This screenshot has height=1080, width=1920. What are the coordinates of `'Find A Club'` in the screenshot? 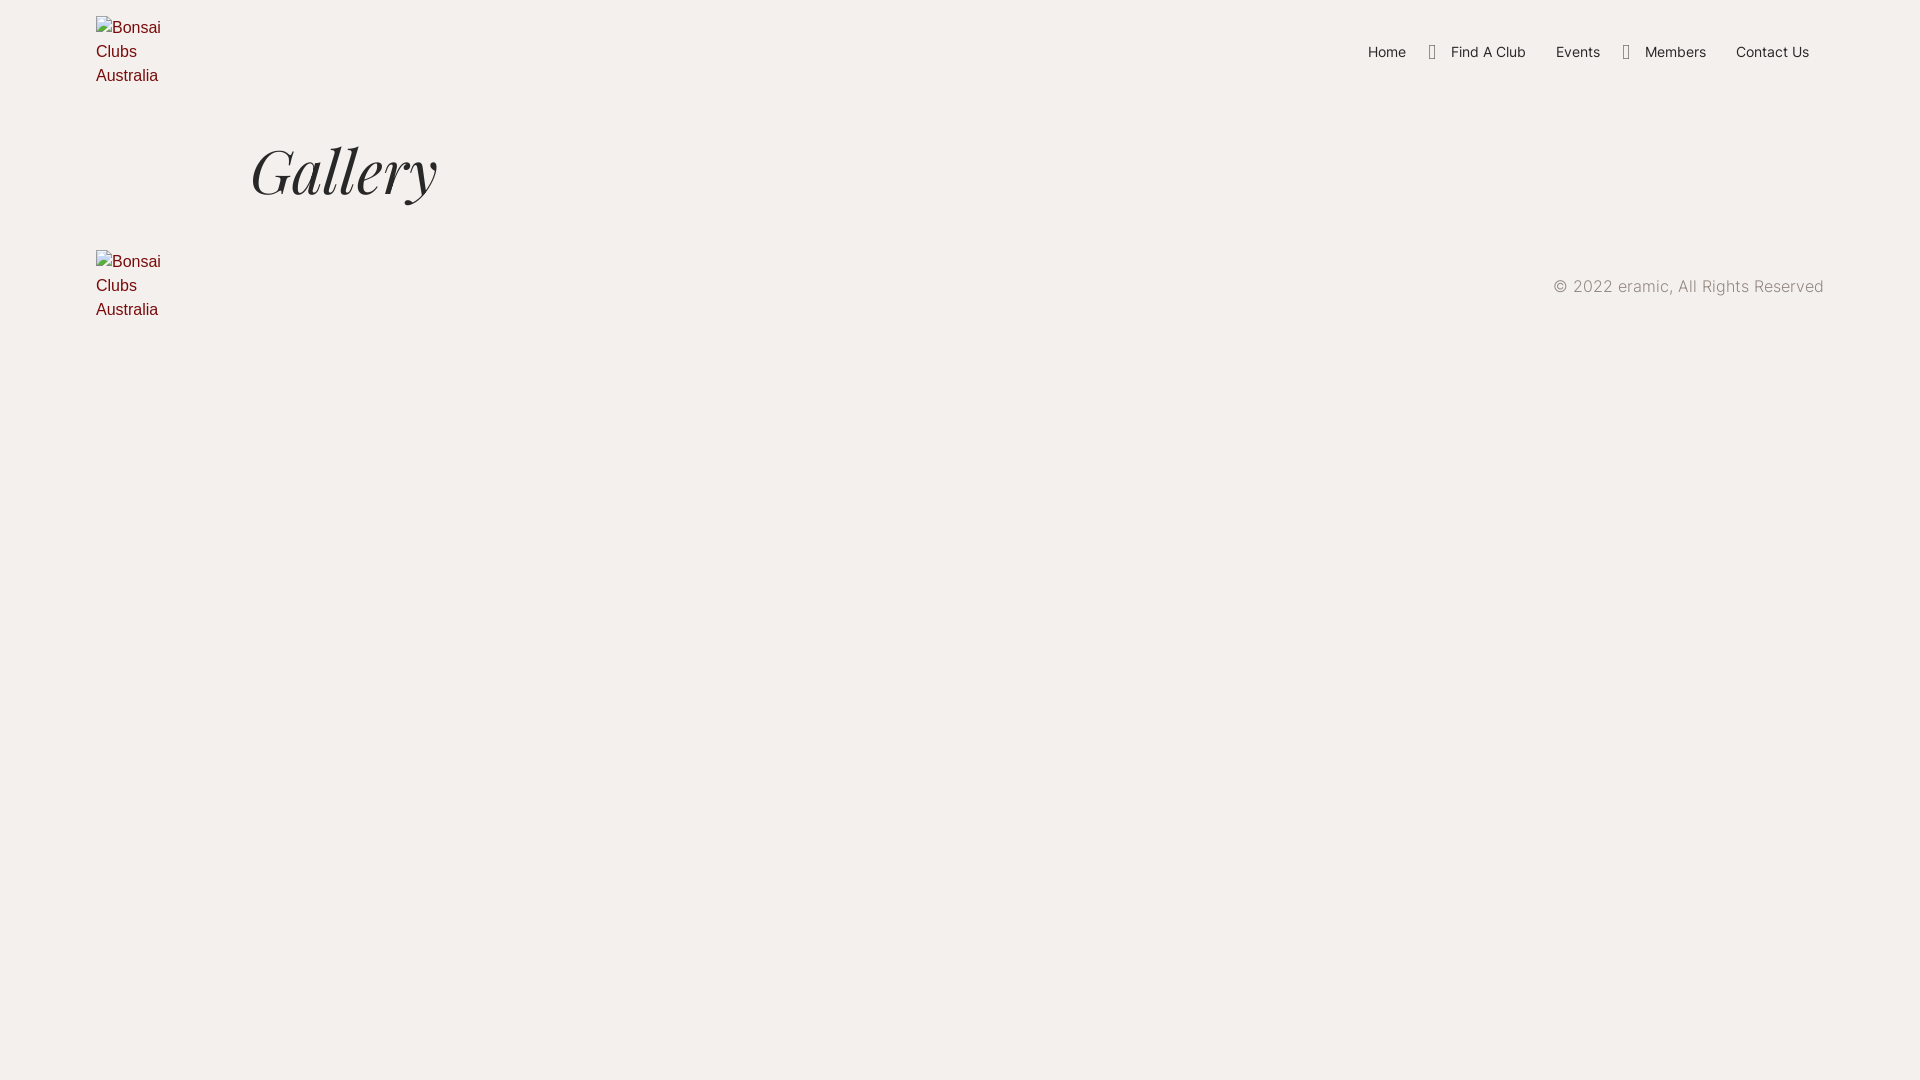 It's located at (1434, 50).